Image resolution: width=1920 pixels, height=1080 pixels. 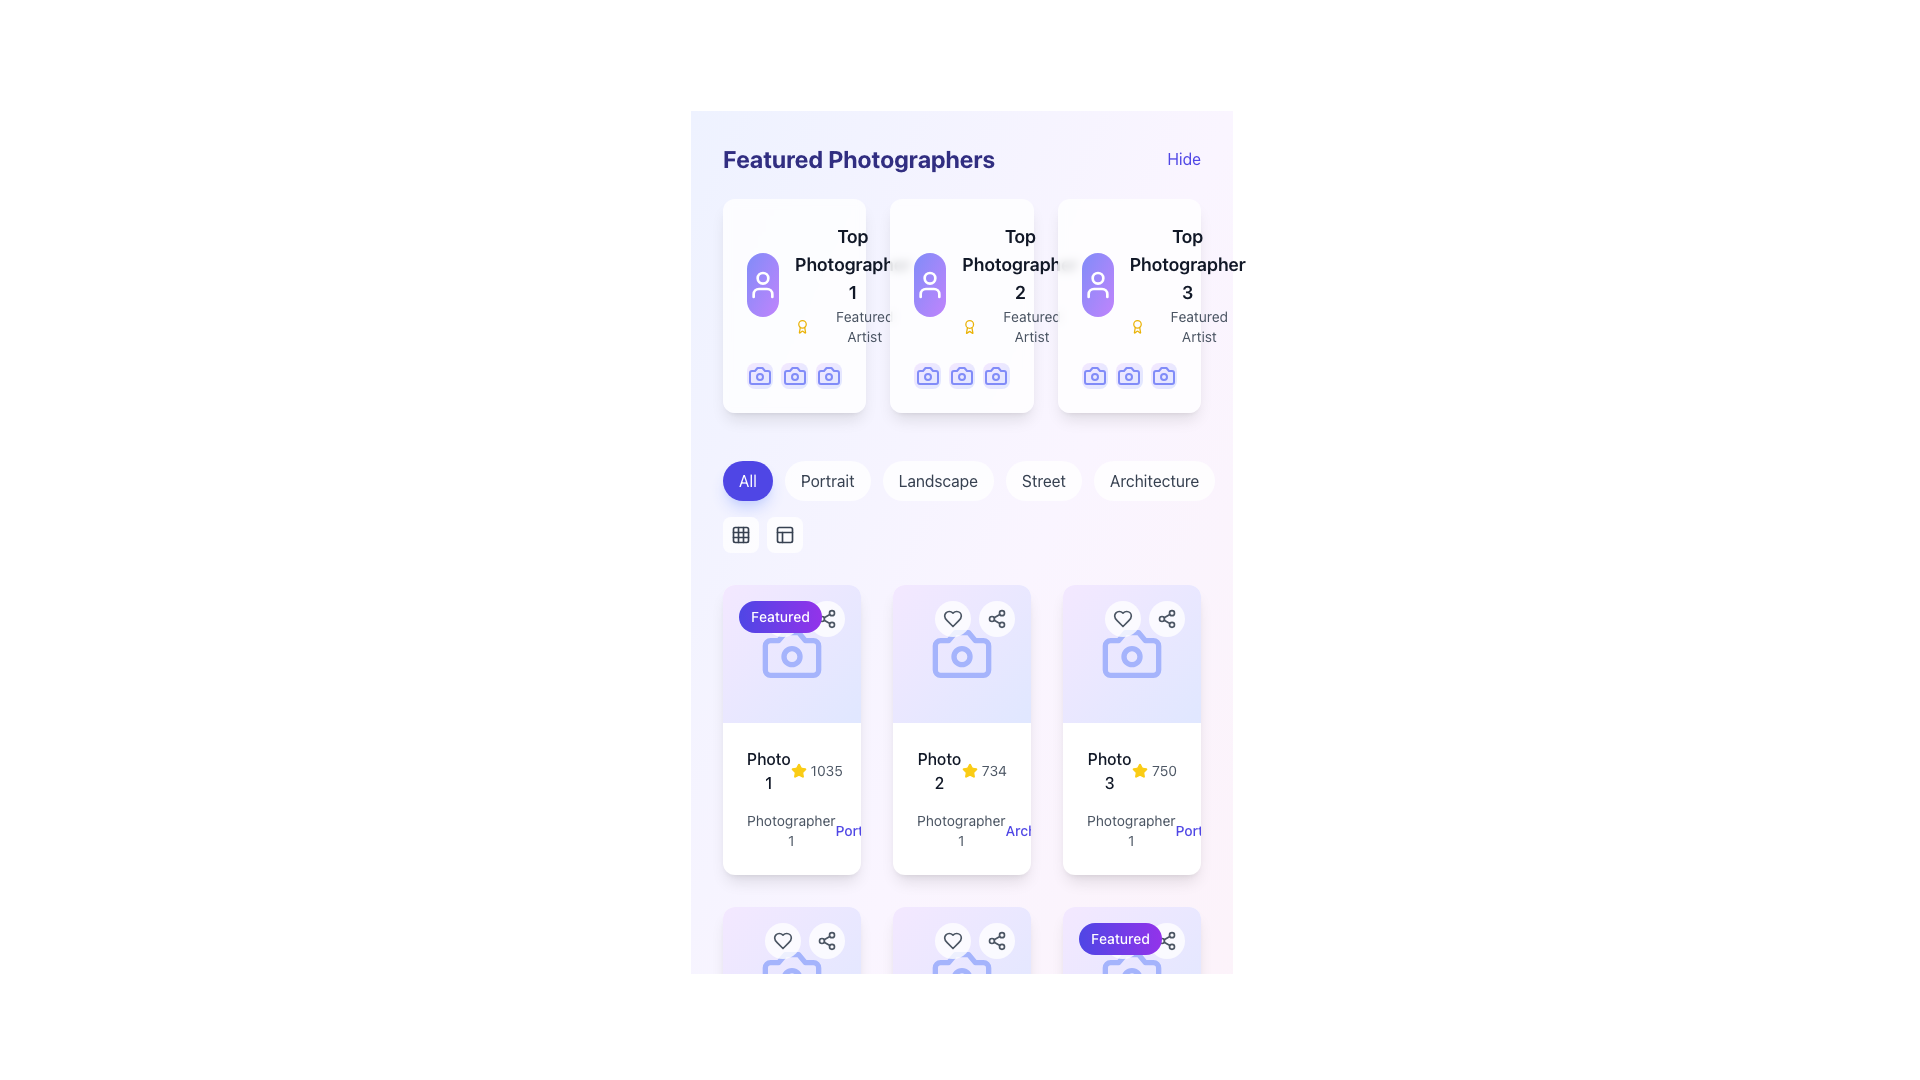 I want to click on the text label indicating the title for the photographer located at the top center of the third card from the left in the row of featured photographers, so click(x=1187, y=264).